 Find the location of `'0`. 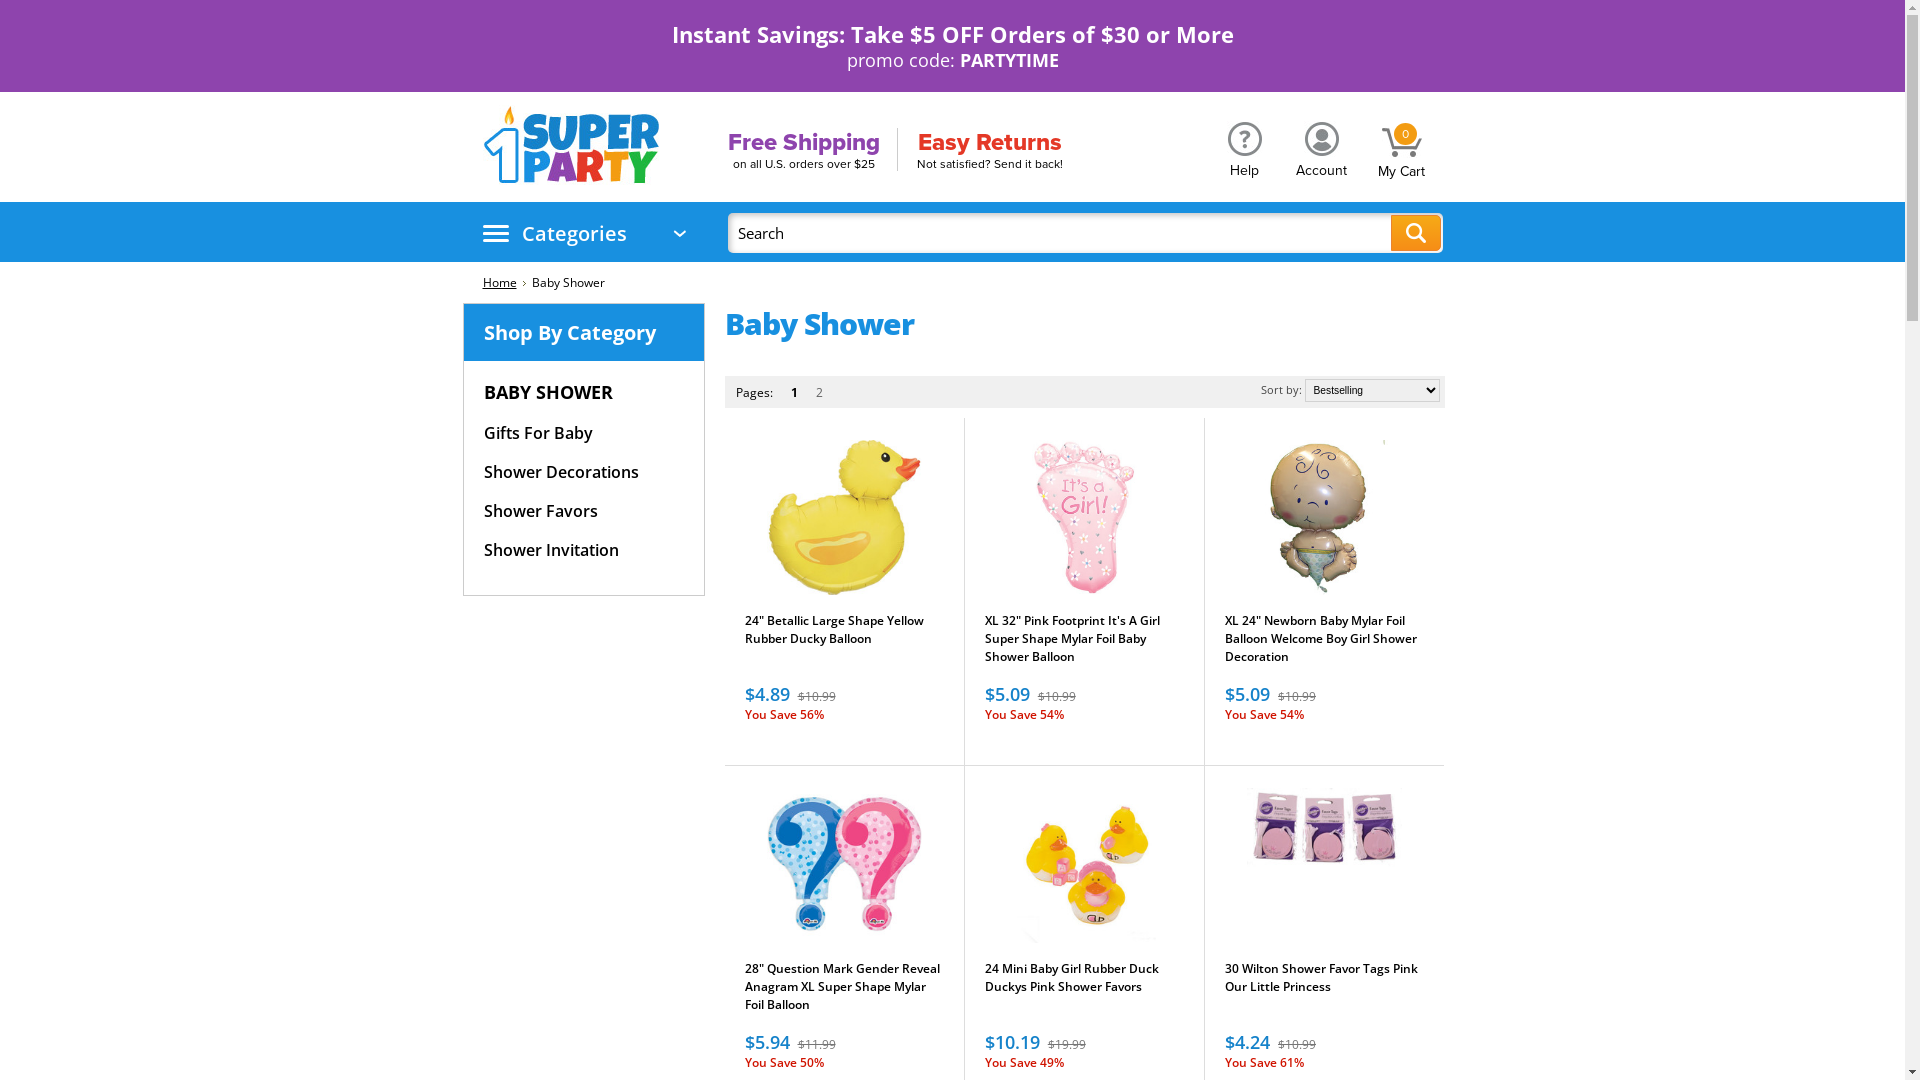

'0 is located at coordinates (1400, 144).